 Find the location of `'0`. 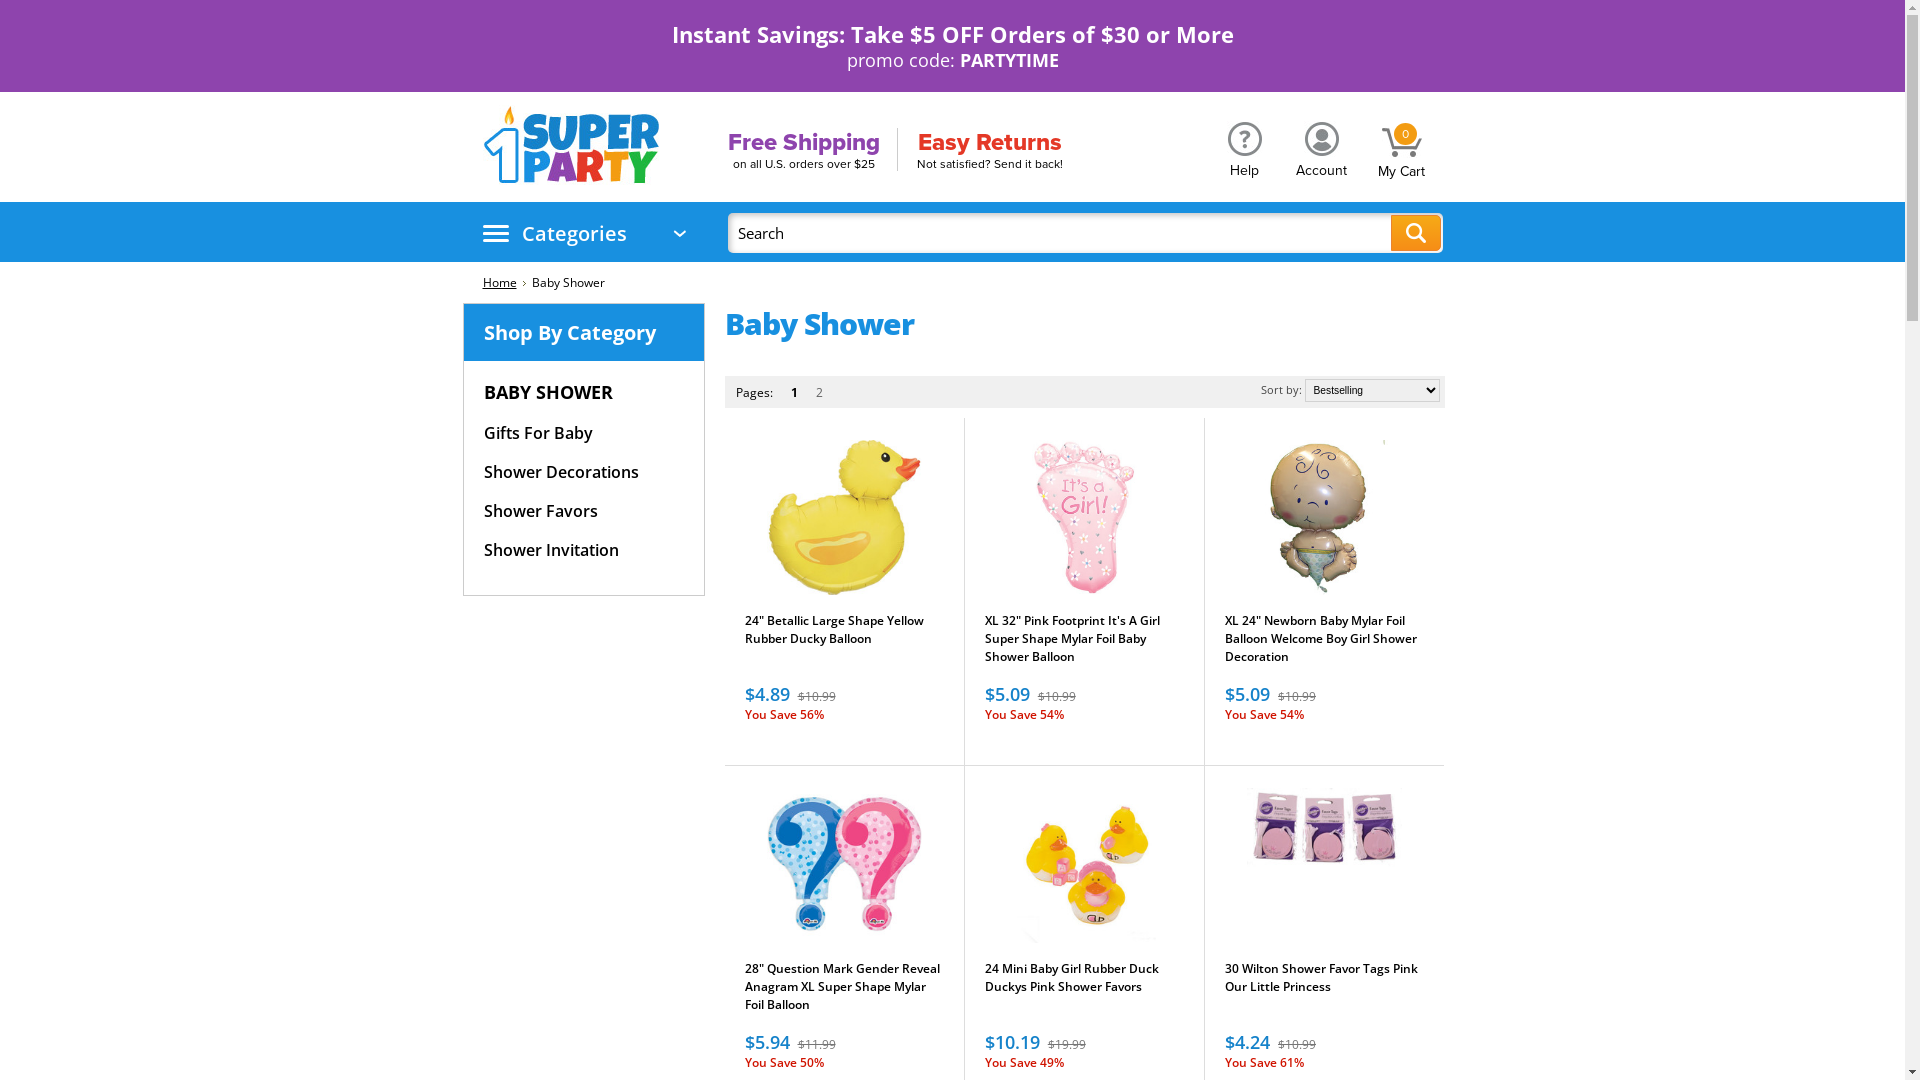

'0 is located at coordinates (1400, 144).